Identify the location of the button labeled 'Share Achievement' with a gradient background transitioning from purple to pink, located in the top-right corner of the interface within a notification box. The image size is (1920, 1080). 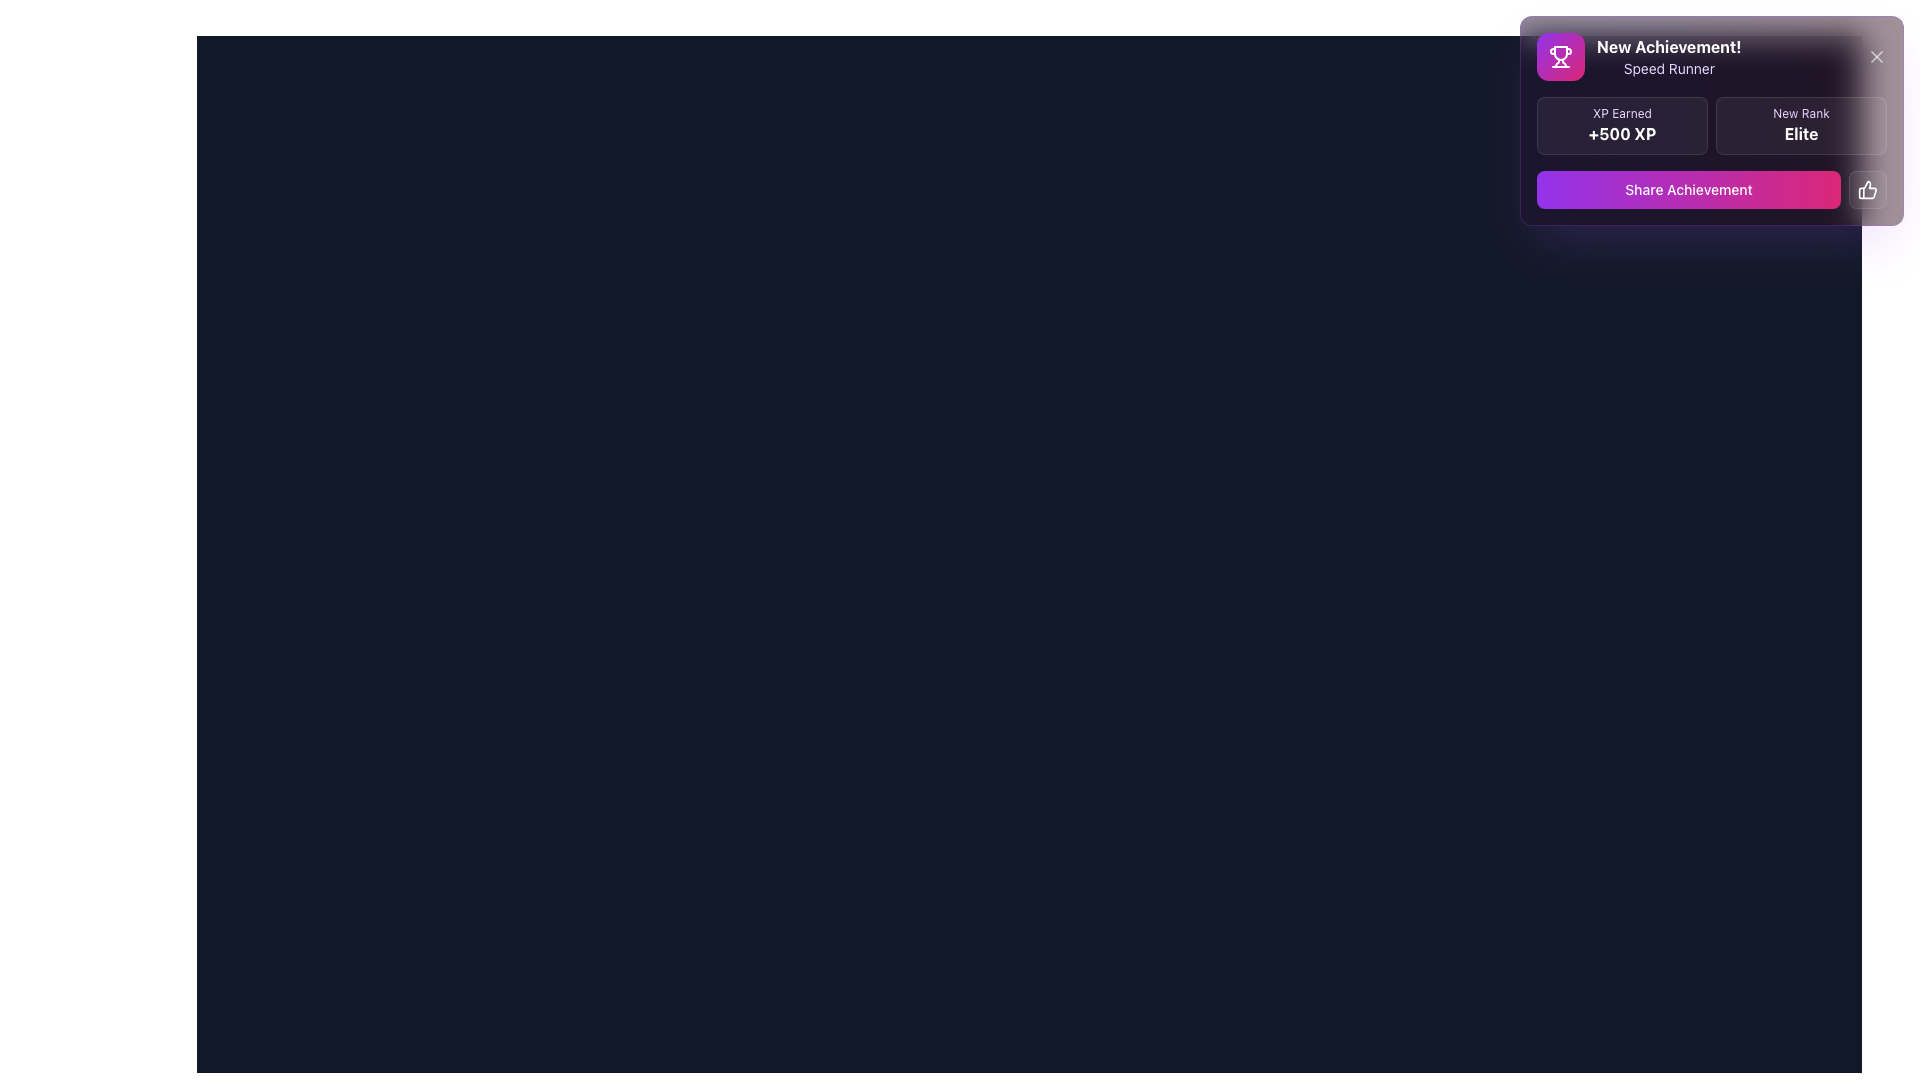
(1711, 189).